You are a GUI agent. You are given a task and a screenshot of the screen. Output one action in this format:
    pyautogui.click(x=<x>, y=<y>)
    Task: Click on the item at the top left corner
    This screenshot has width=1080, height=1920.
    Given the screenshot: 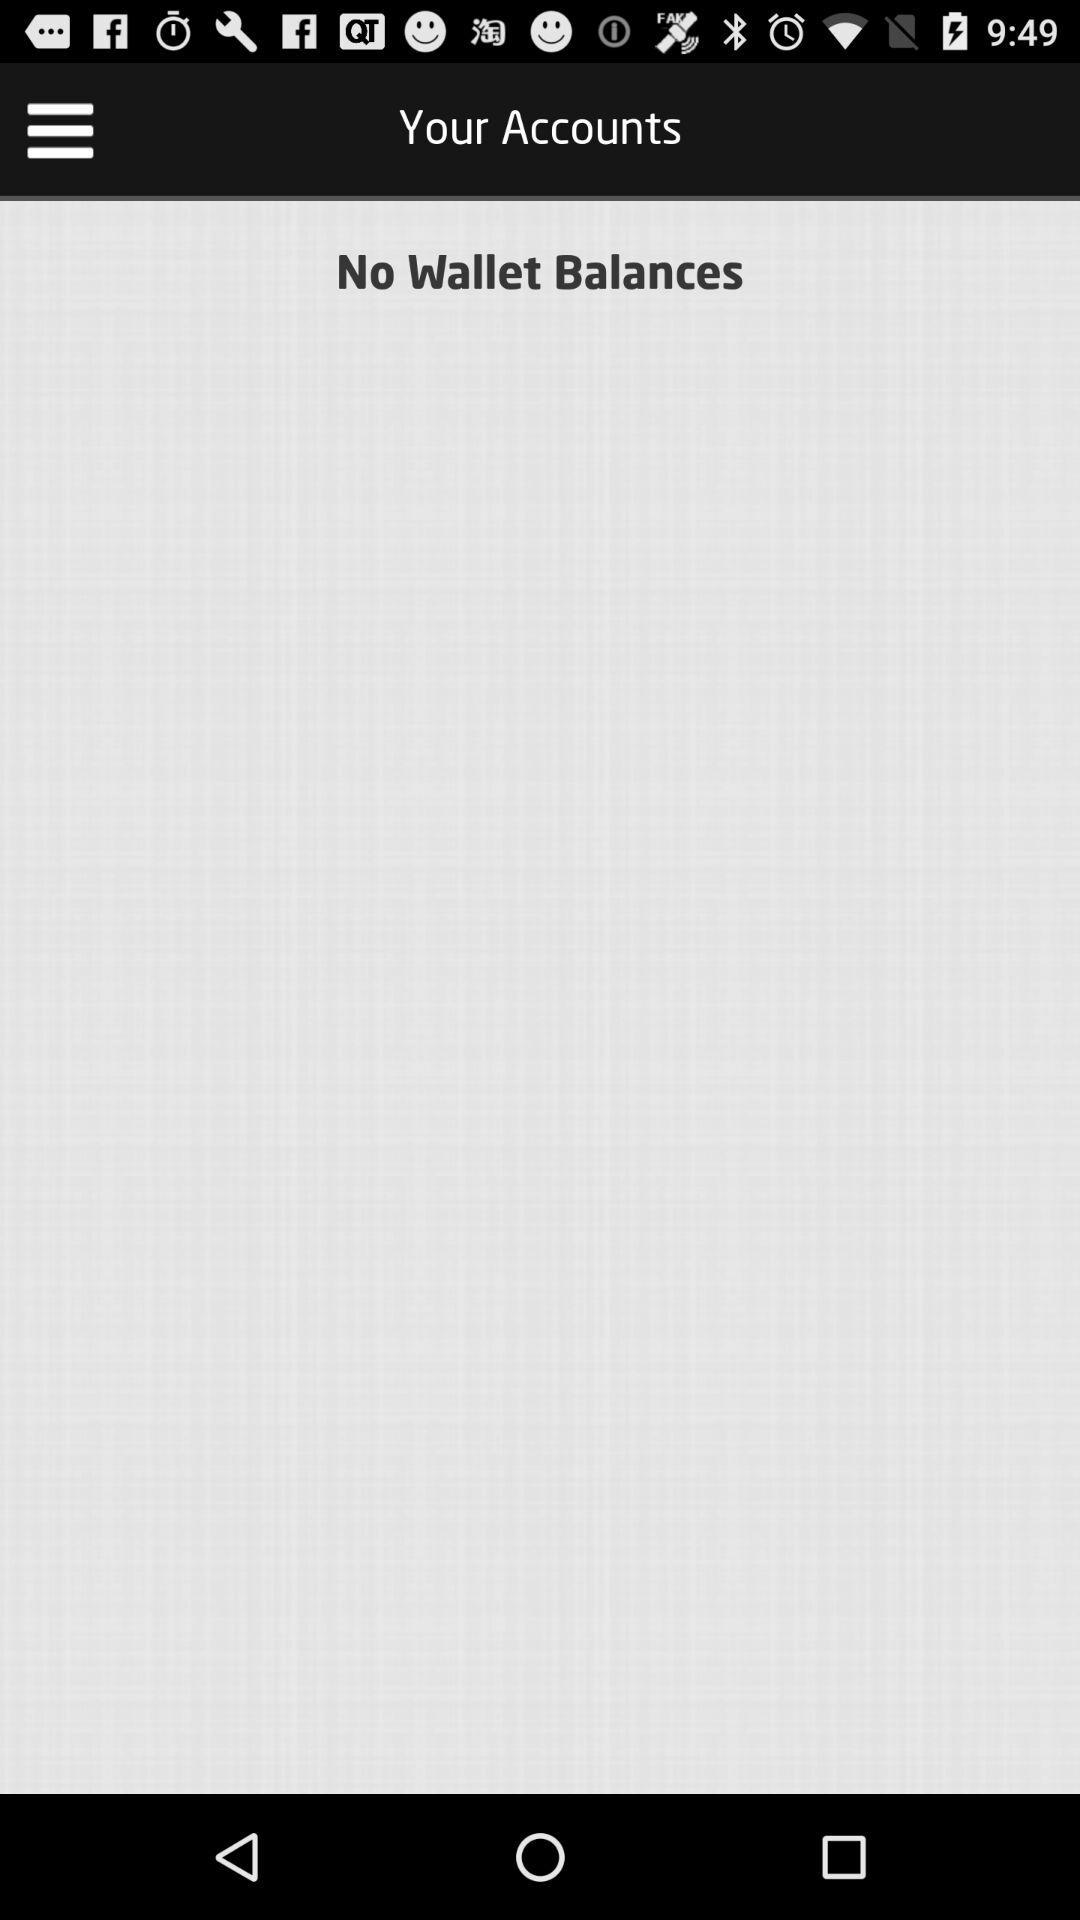 What is the action you would take?
    pyautogui.click(x=59, y=128)
    